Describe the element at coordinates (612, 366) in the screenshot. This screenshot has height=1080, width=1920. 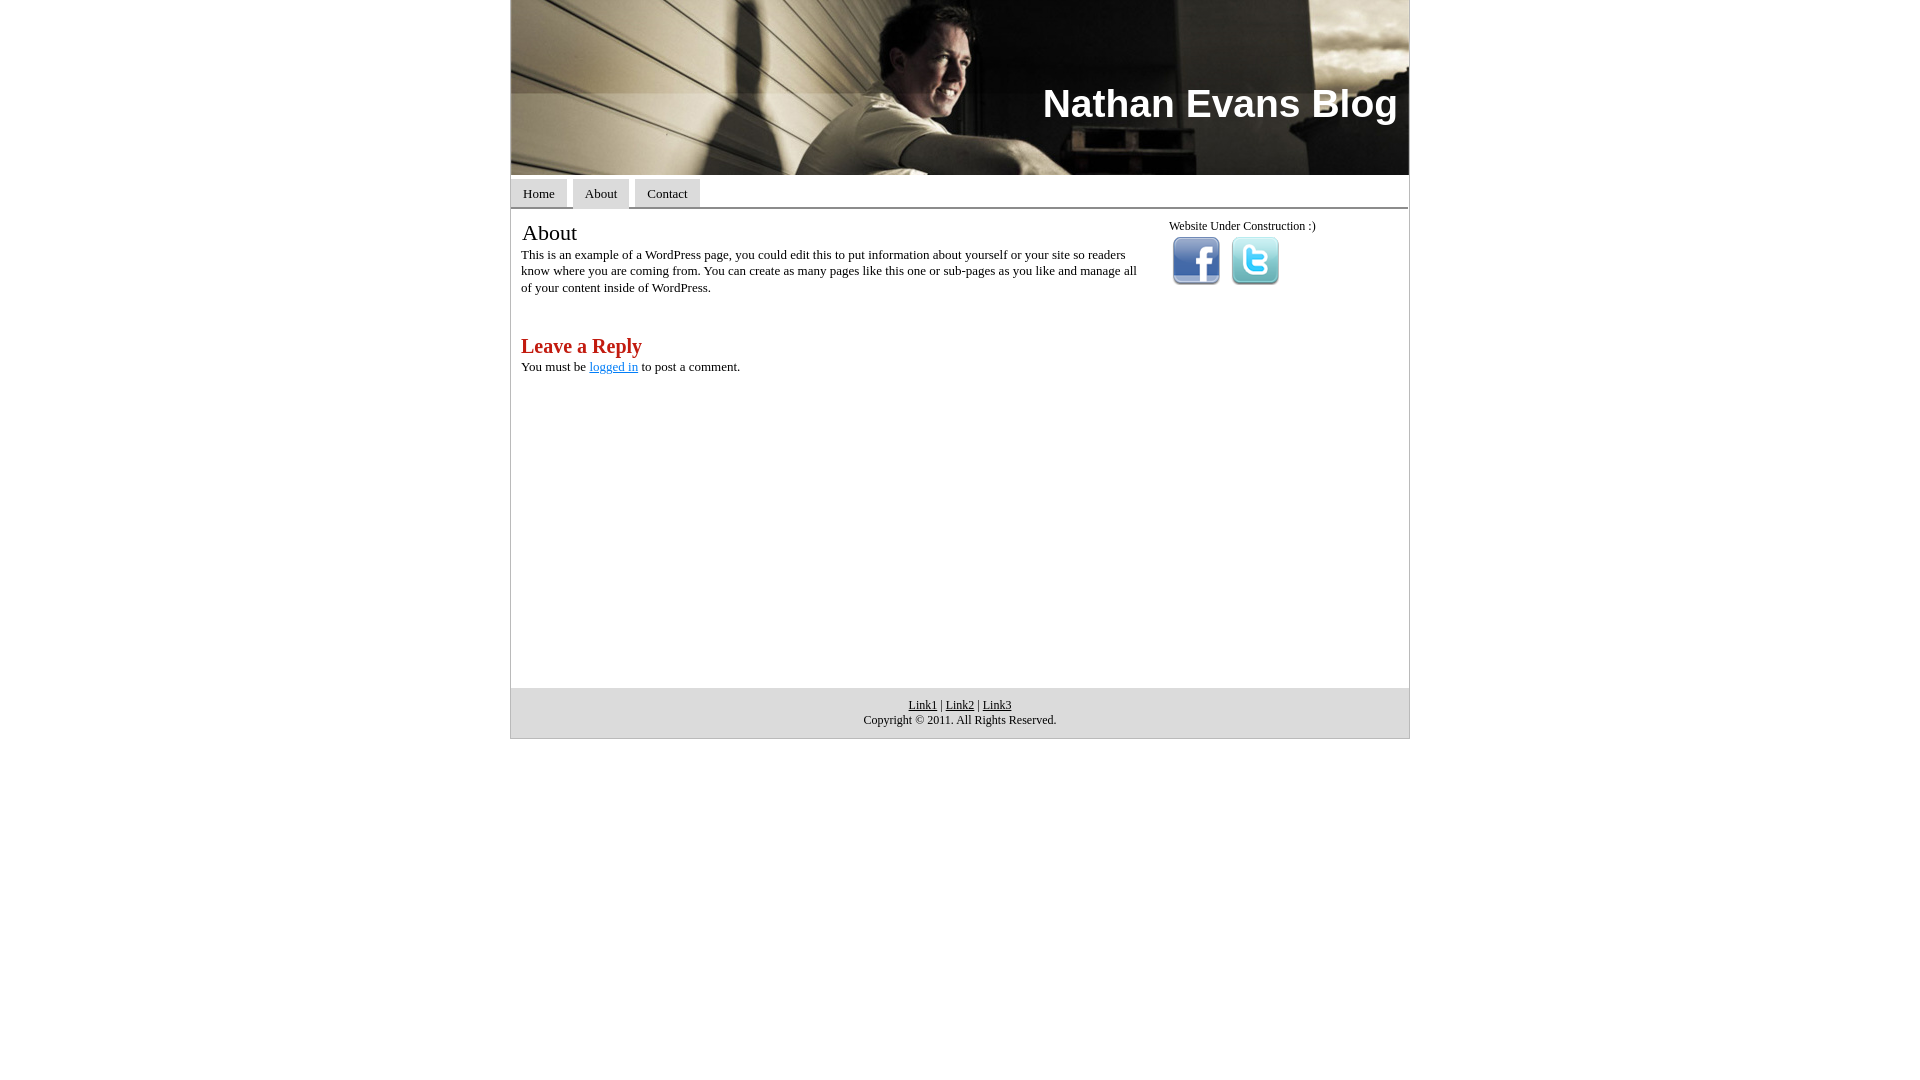
I see `'logged in'` at that location.